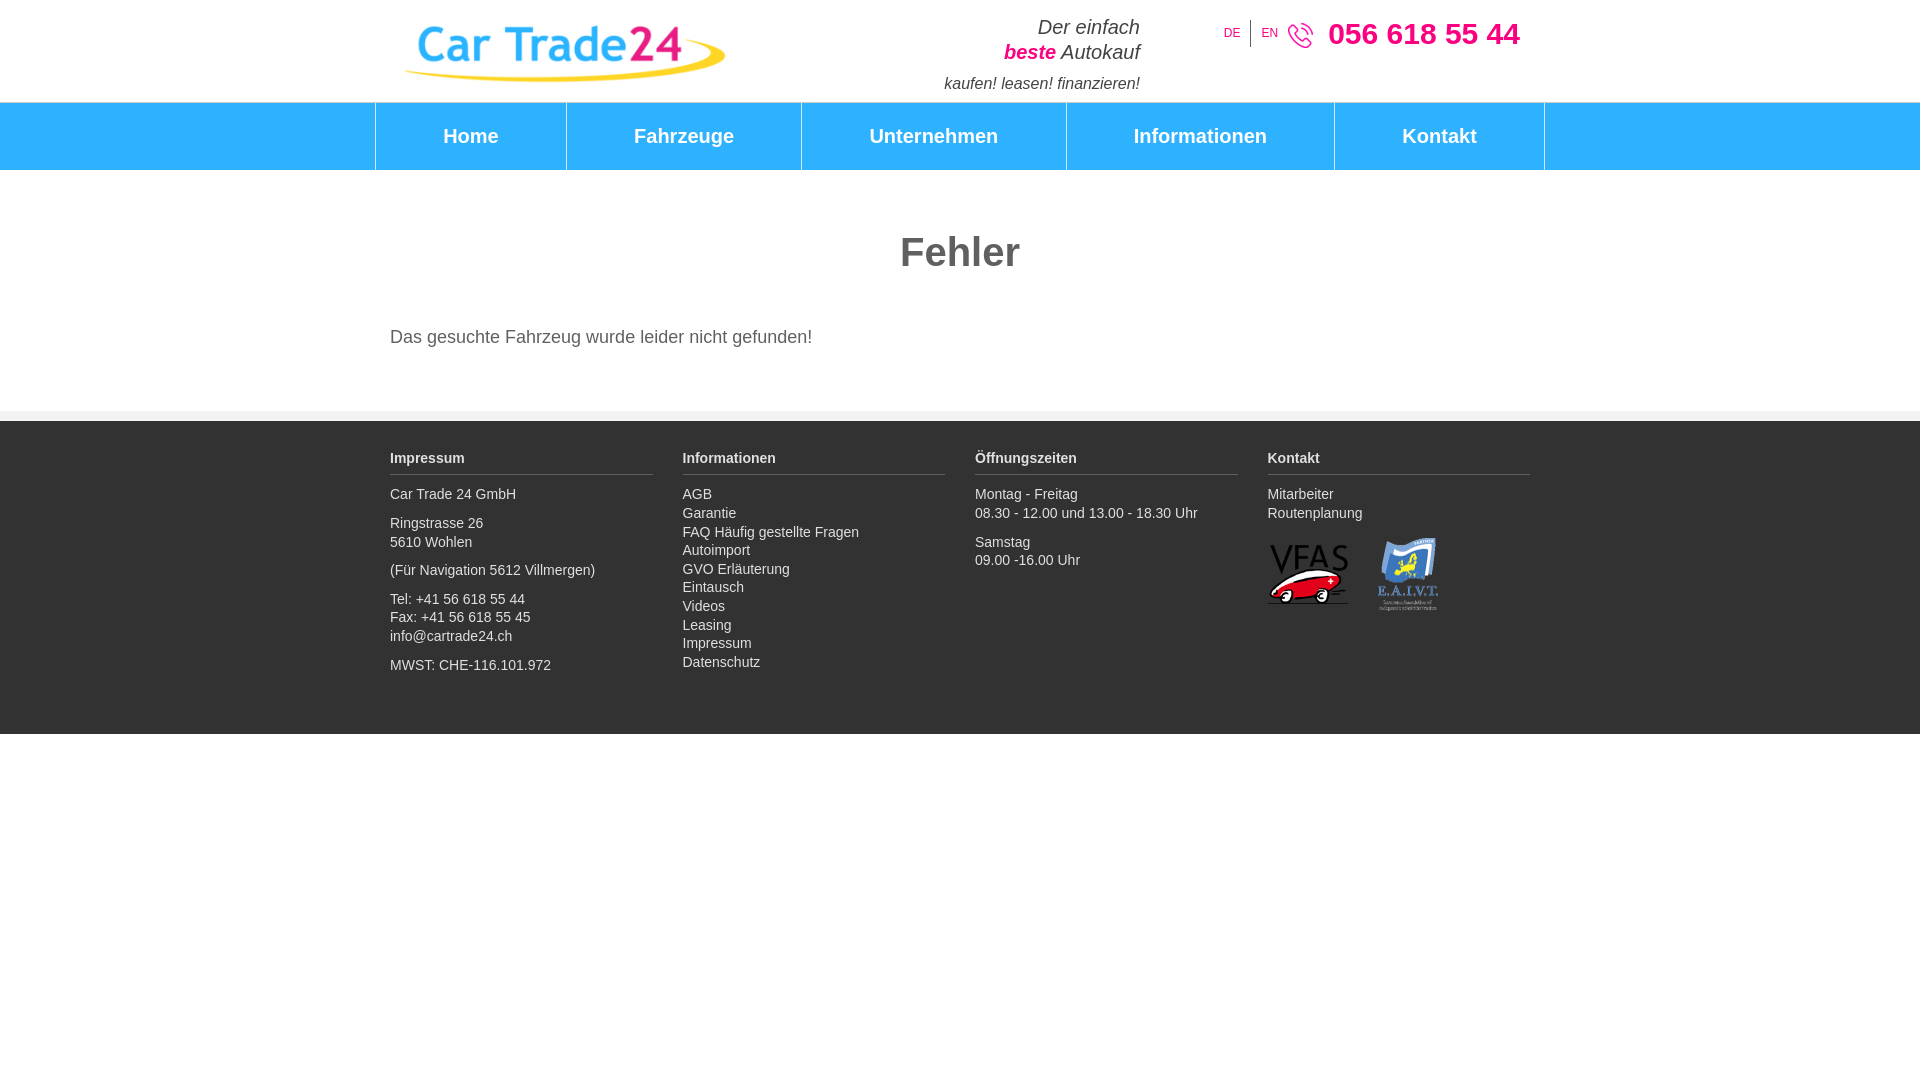 The image size is (1920, 1080). What do you see at coordinates (1398, 512) in the screenshot?
I see `'Routenplanung'` at bounding box center [1398, 512].